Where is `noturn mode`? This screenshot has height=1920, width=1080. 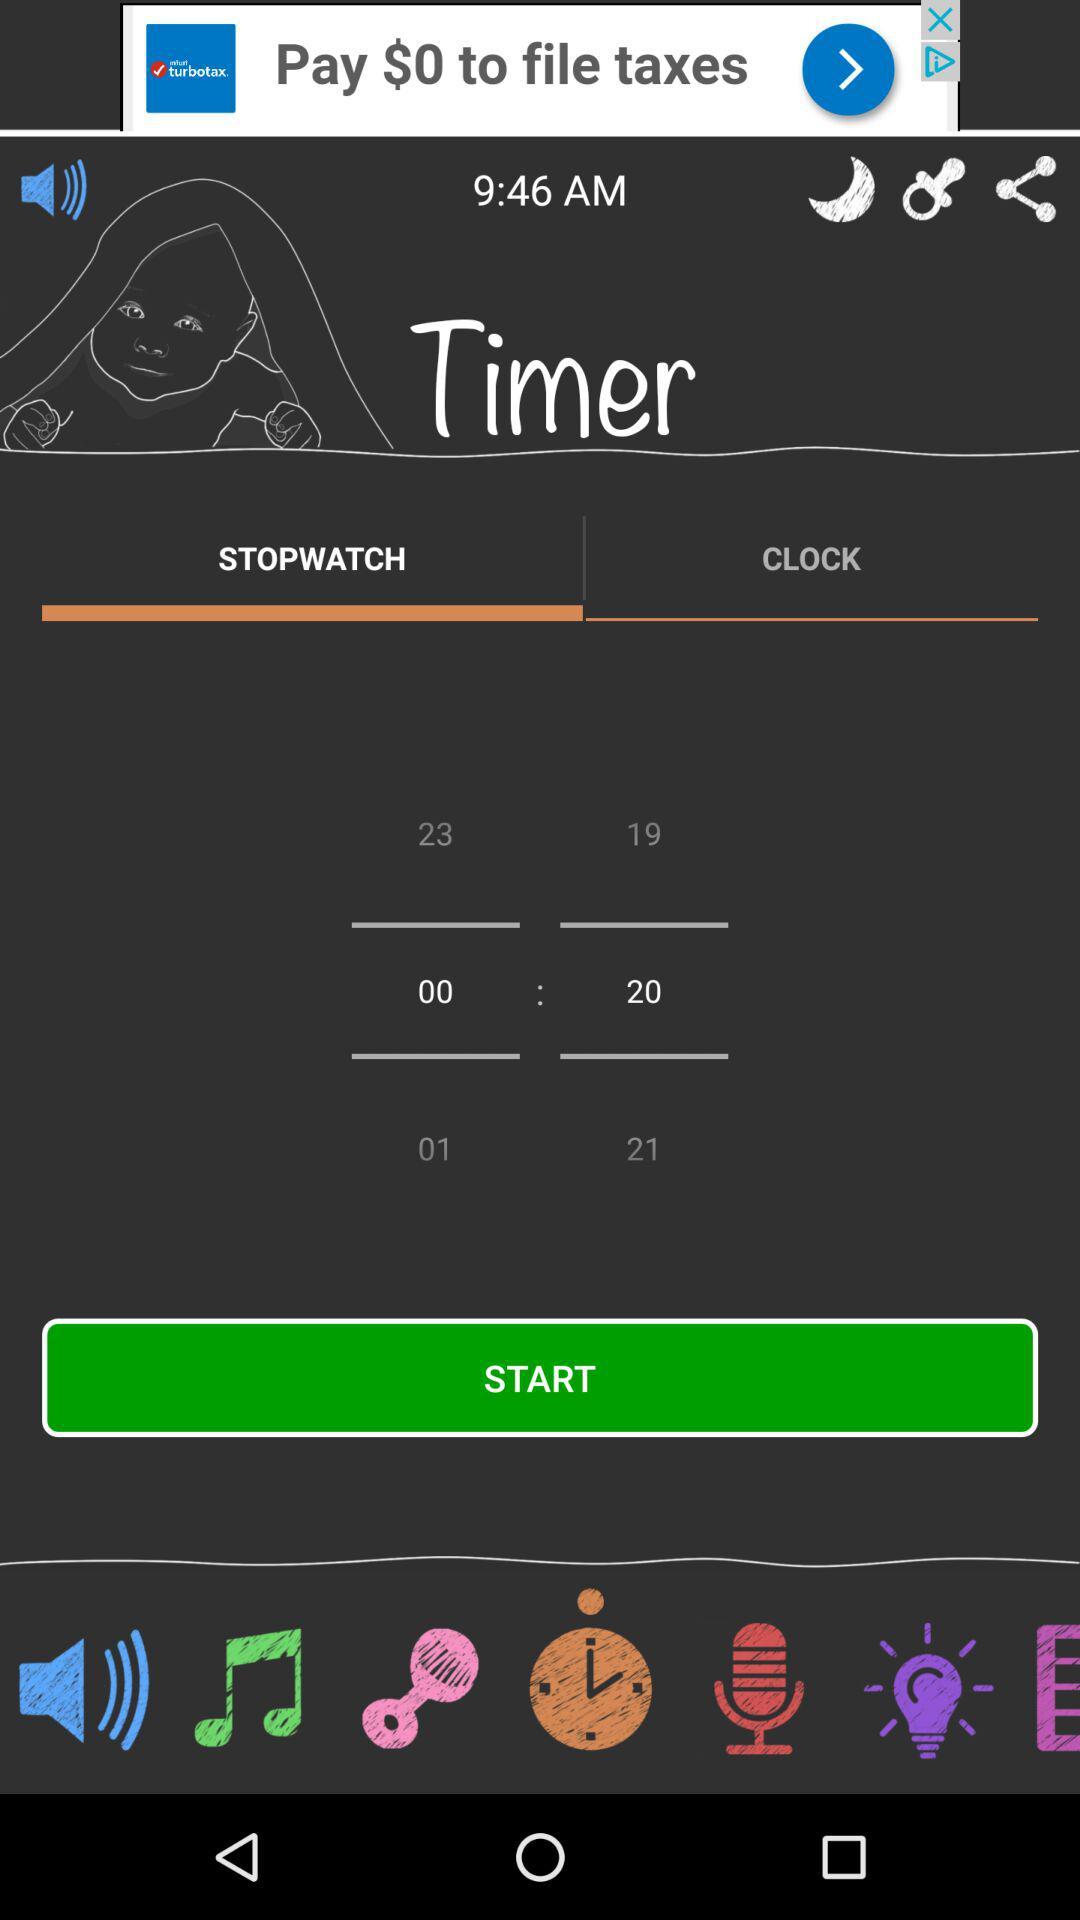
noturn mode is located at coordinates (841, 188).